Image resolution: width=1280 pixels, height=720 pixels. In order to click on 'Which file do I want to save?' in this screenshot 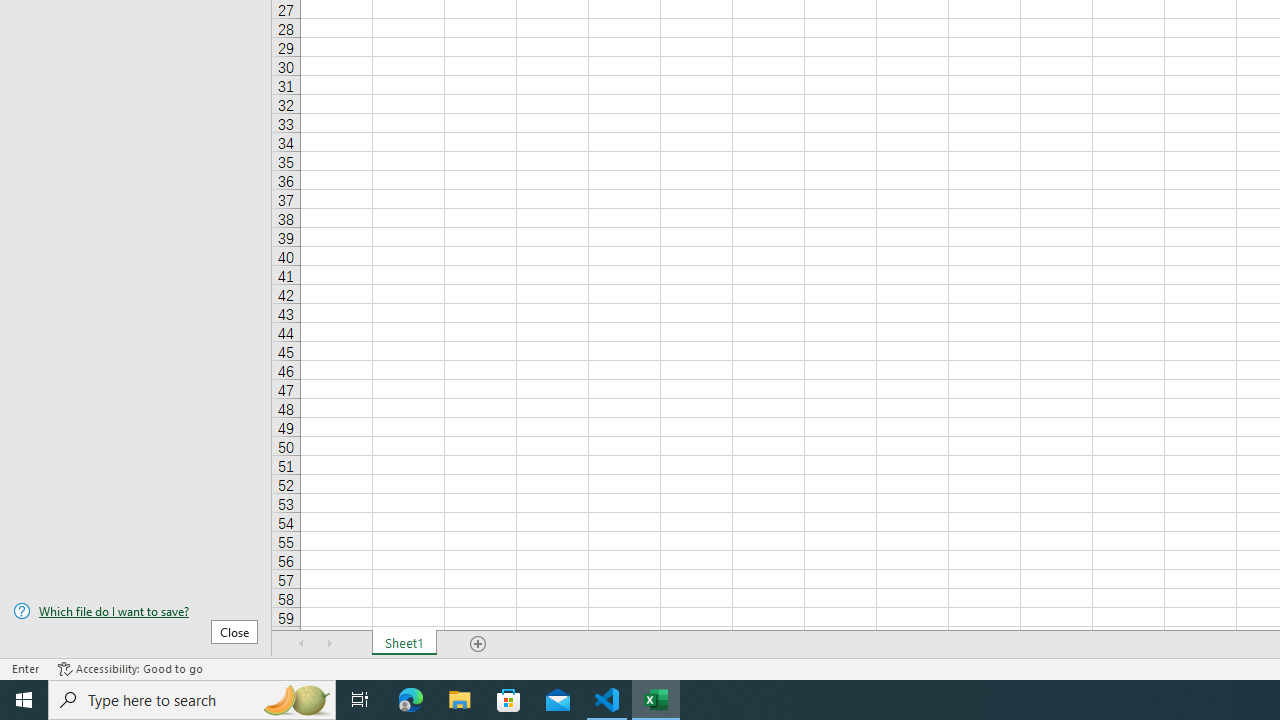, I will do `click(135, 610)`.